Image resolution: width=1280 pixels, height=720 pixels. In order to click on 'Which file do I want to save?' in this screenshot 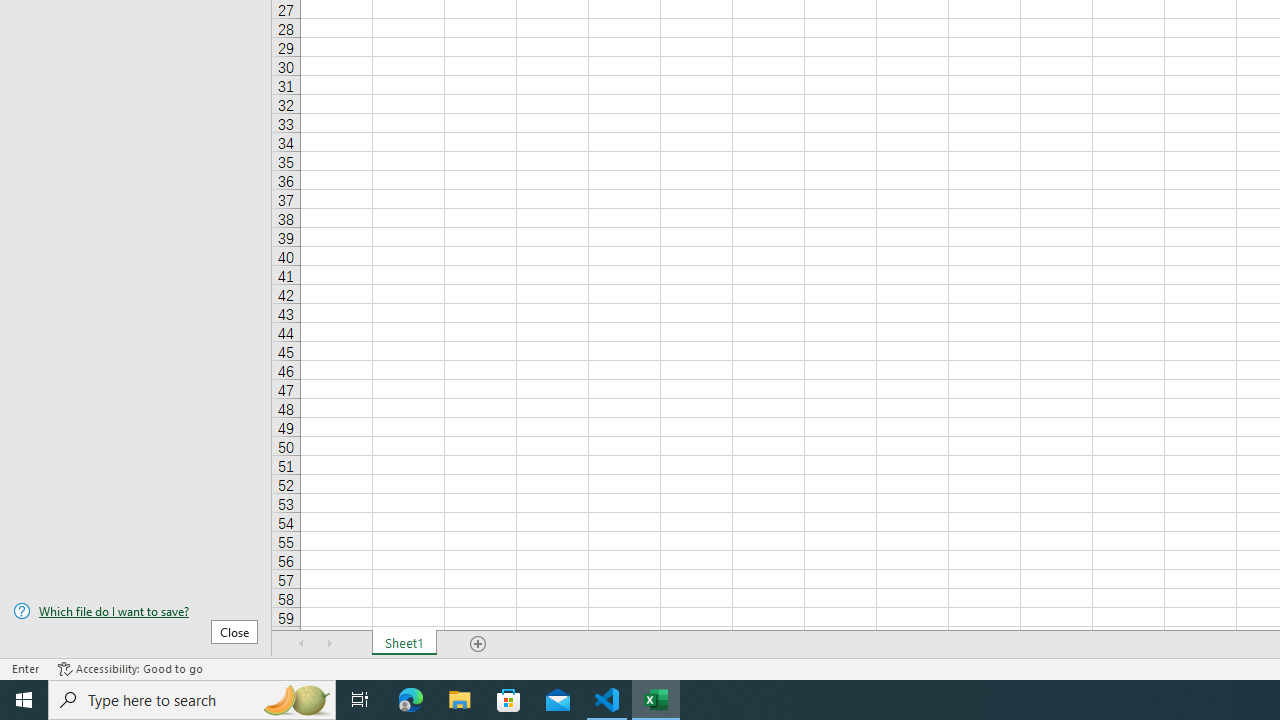, I will do `click(135, 610)`.